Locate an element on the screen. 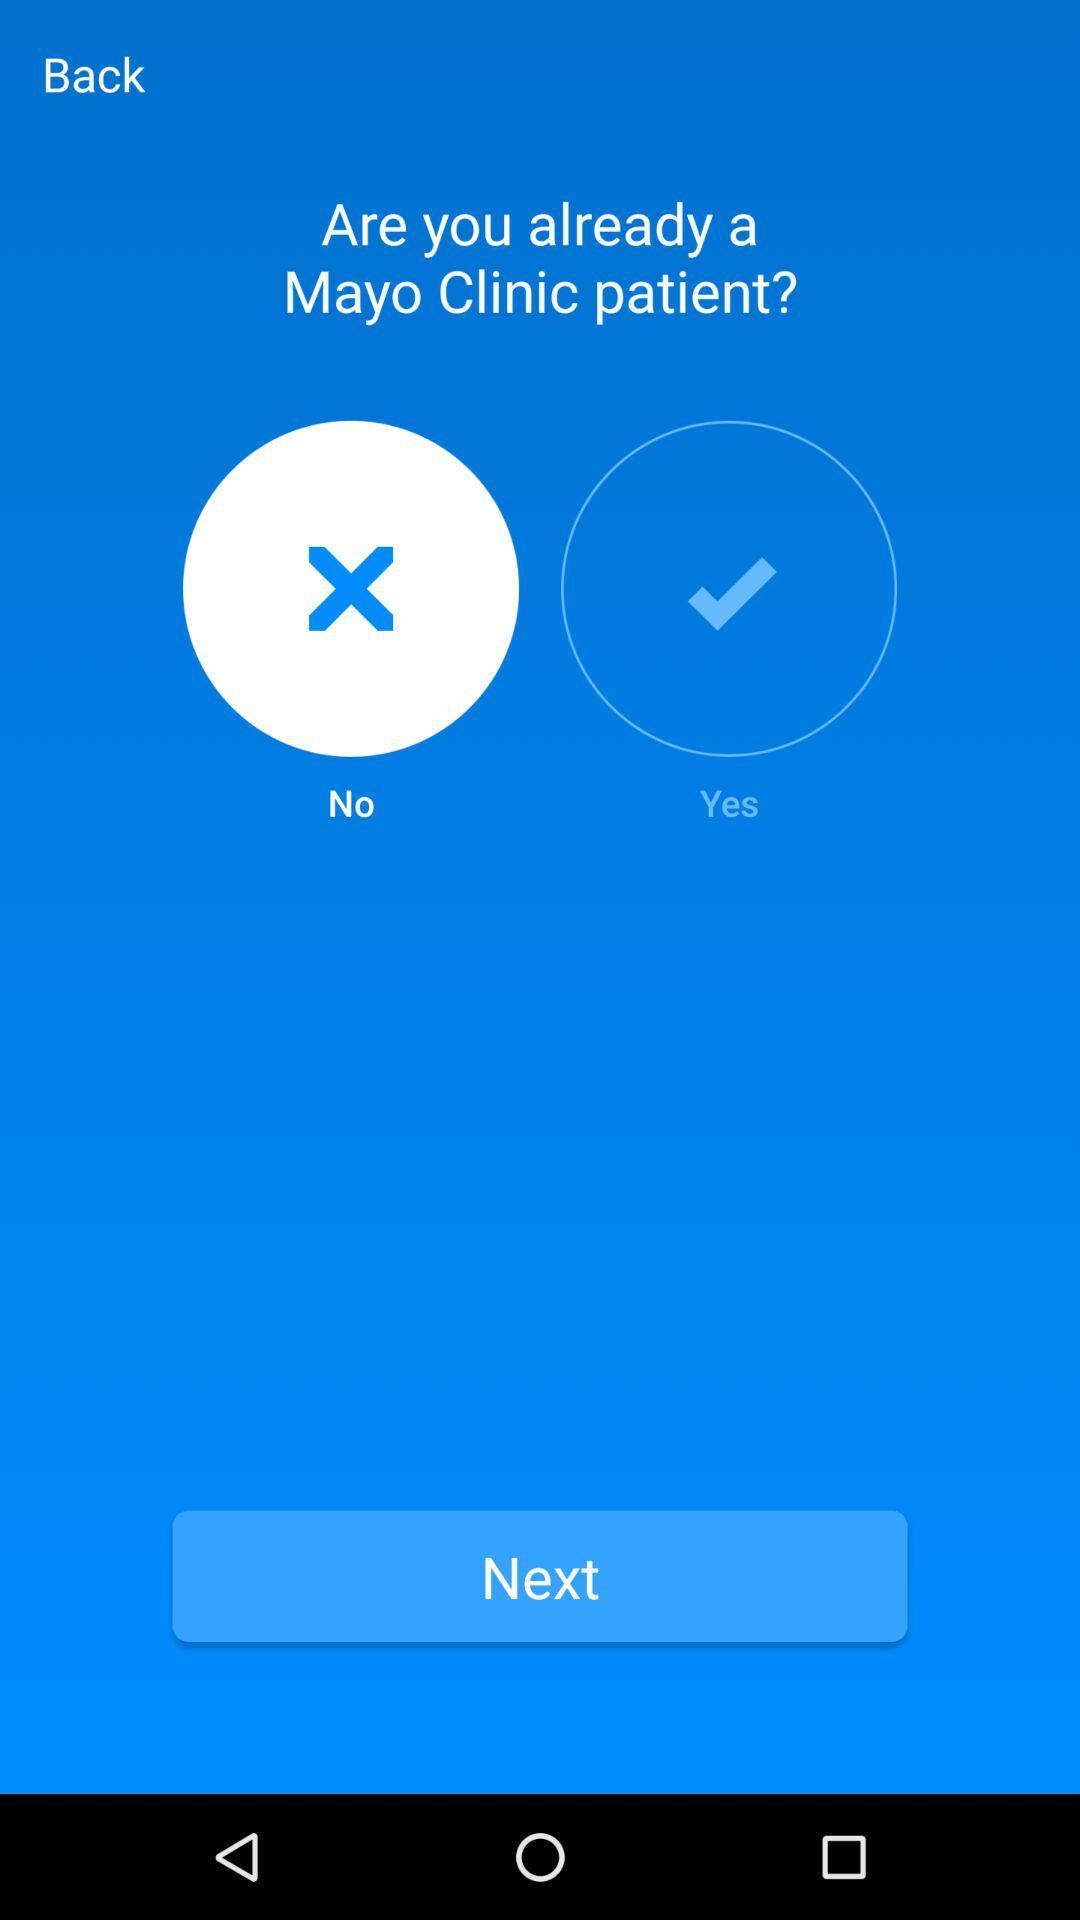  the next is located at coordinates (540, 1575).